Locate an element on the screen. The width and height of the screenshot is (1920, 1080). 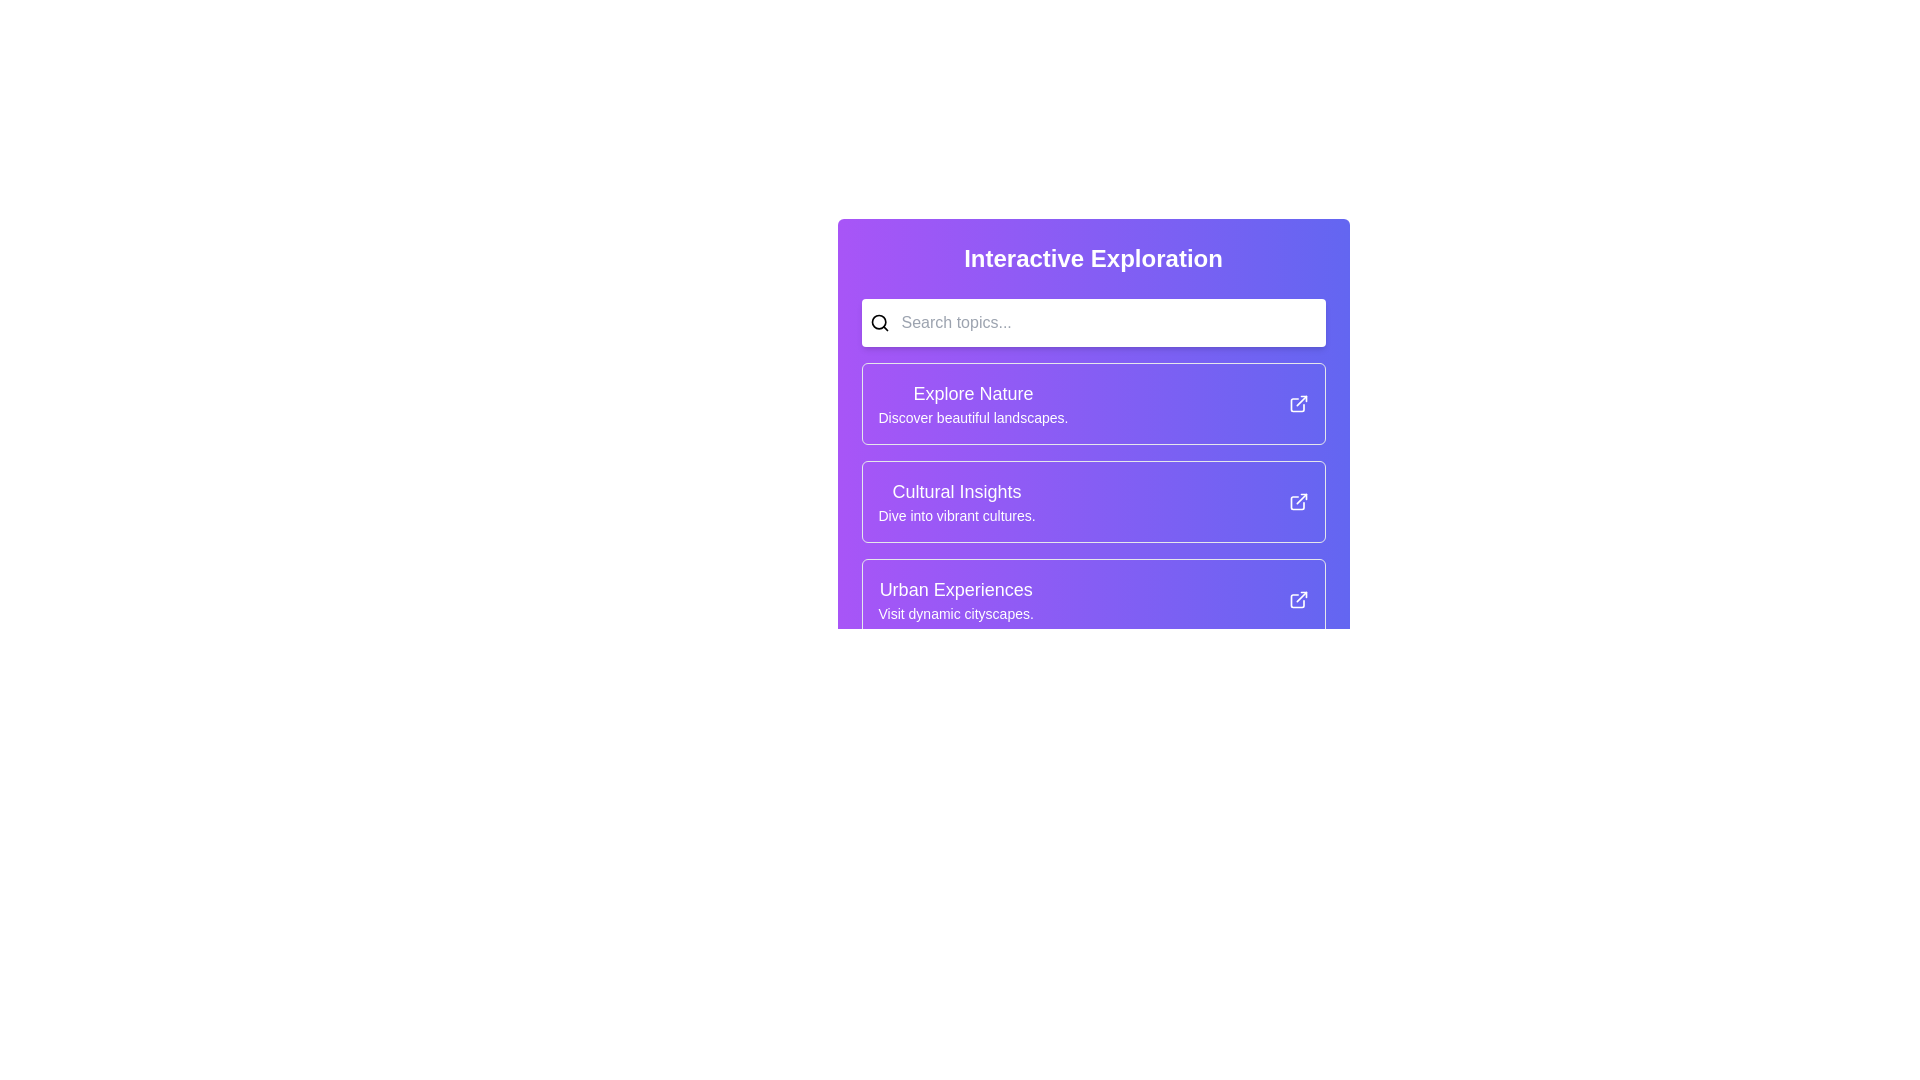
the clickable text area that serves as a descriptive link for navigating to cultural insights, positioned as the second entry in the list below 'Explore Nature' and above 'Urban Experiences' is located at coordinates (956, 500).